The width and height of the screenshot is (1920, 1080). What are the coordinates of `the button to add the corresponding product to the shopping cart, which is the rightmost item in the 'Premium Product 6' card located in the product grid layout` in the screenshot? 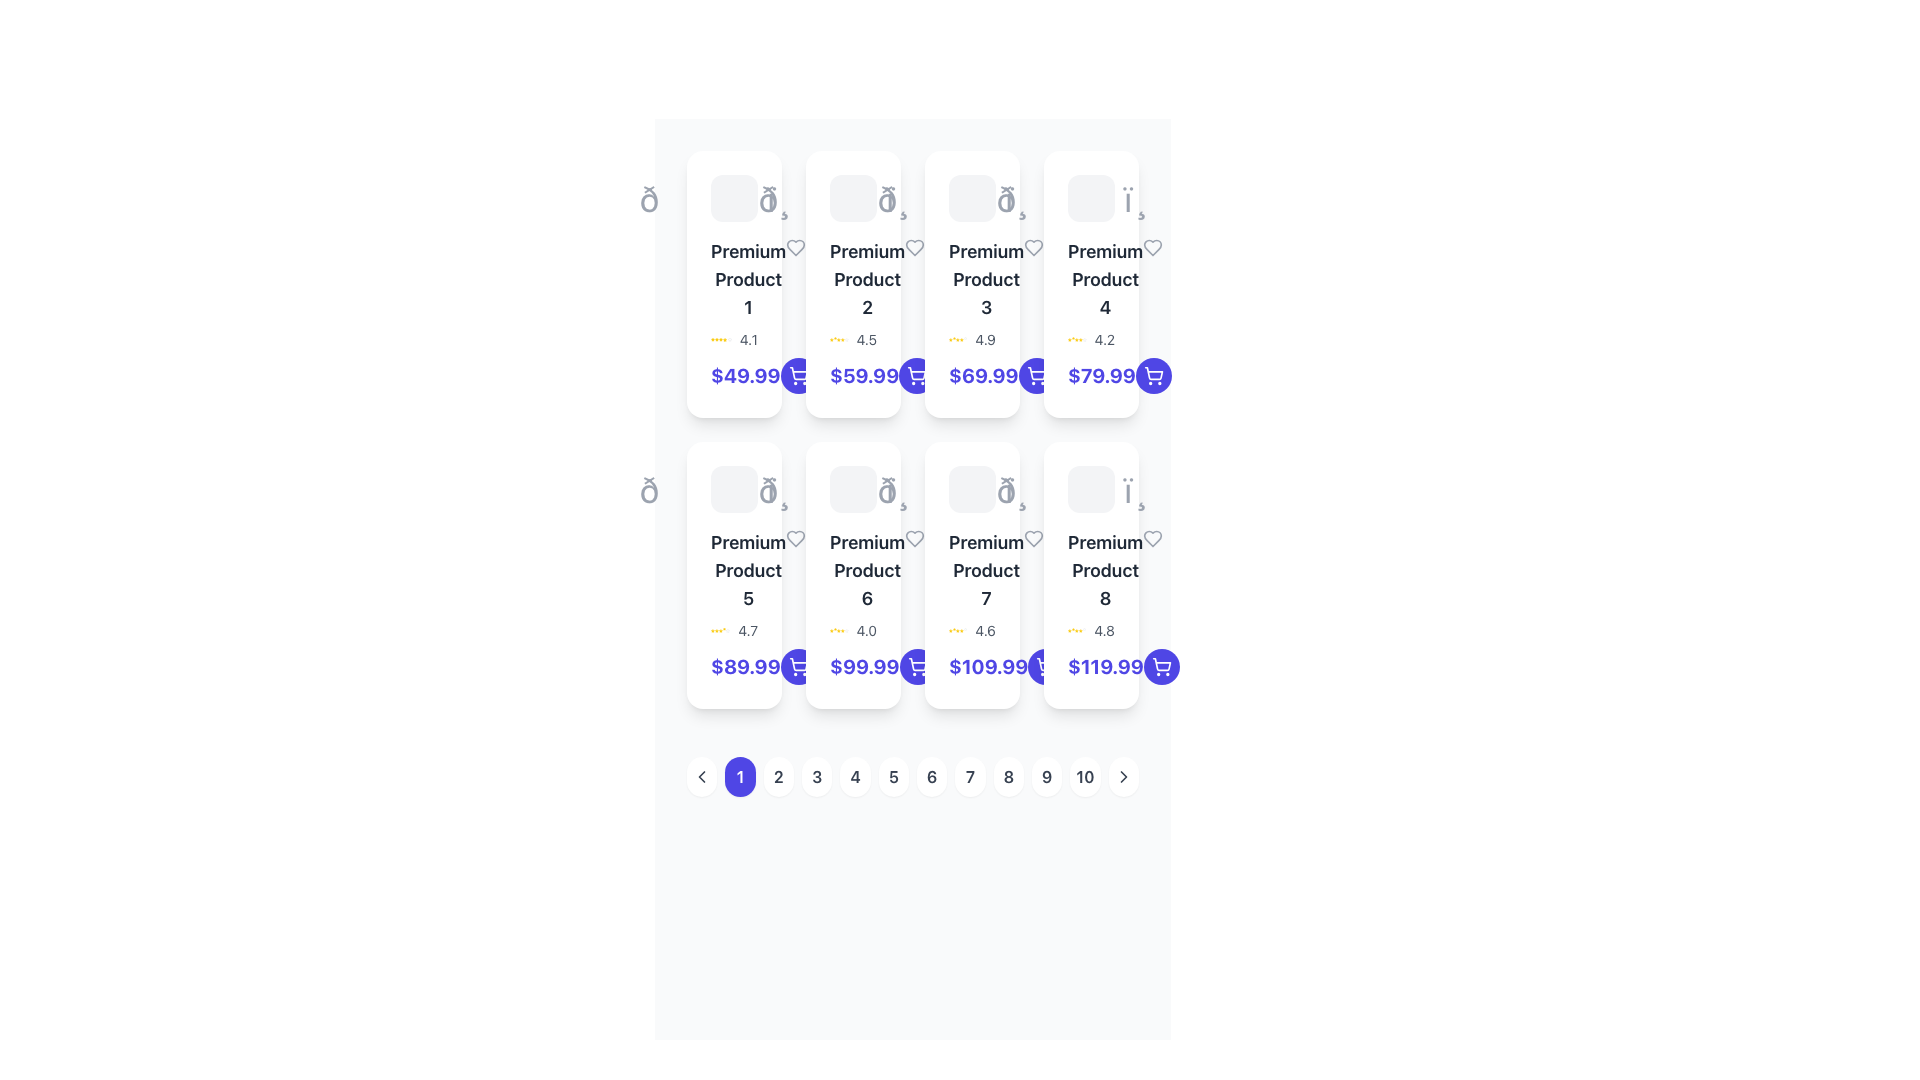 It's located at (916, 667).